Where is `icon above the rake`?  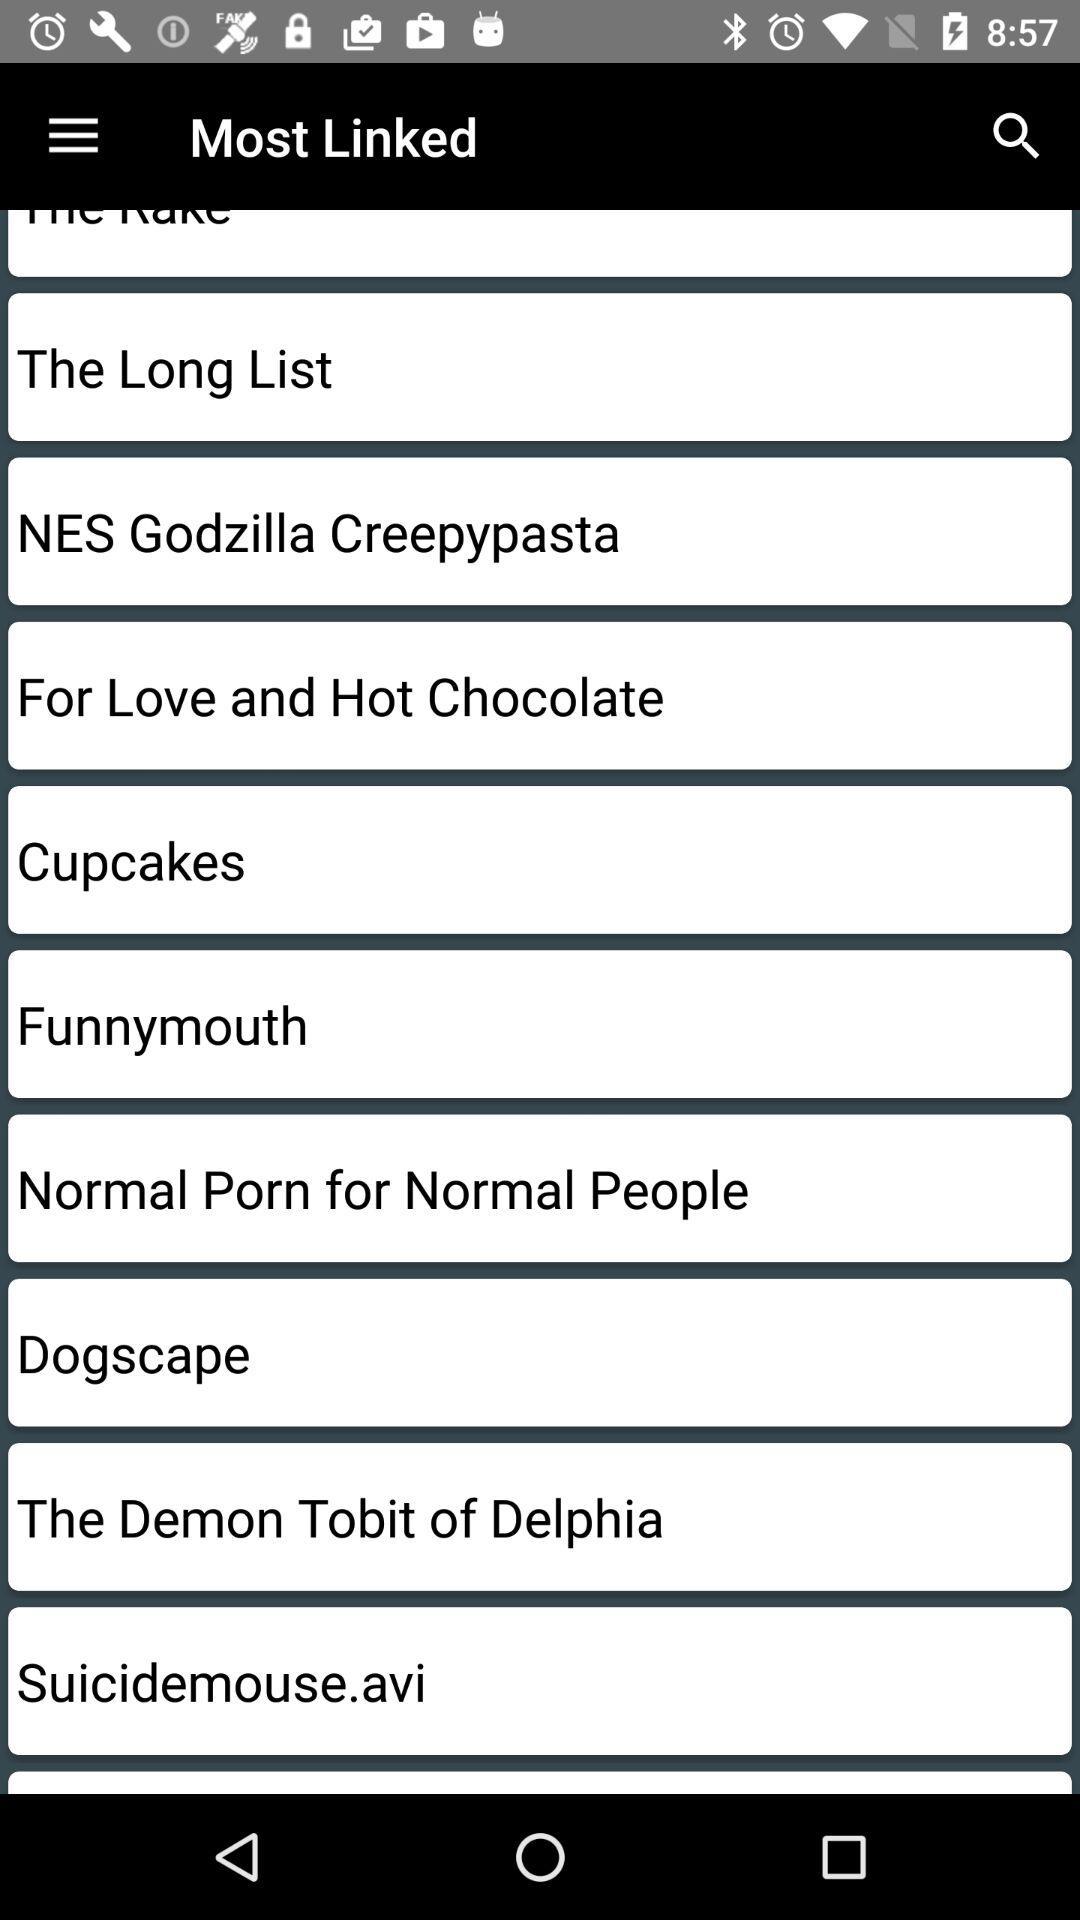 icon above the rake is located at coordinates (1017, 135).